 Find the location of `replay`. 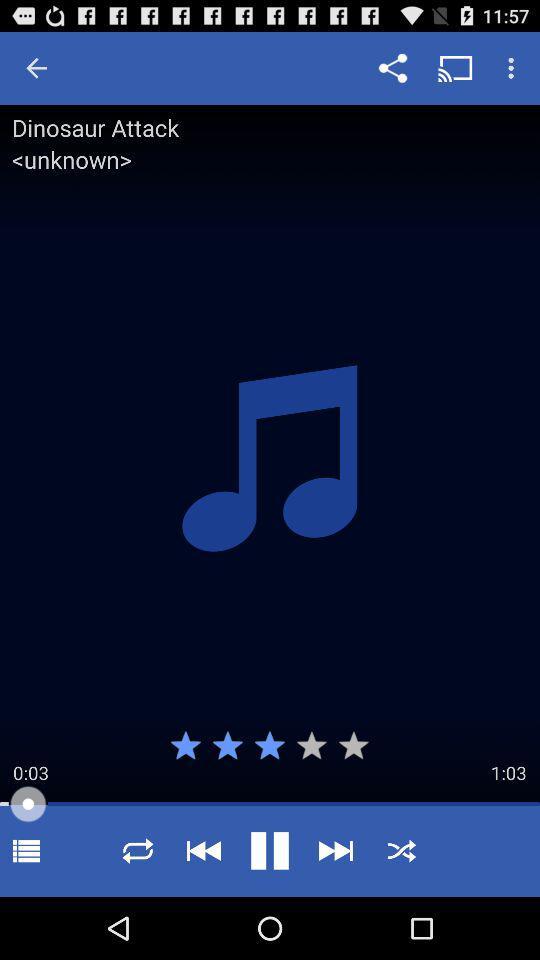

replay is located at coordinates (137, 850).